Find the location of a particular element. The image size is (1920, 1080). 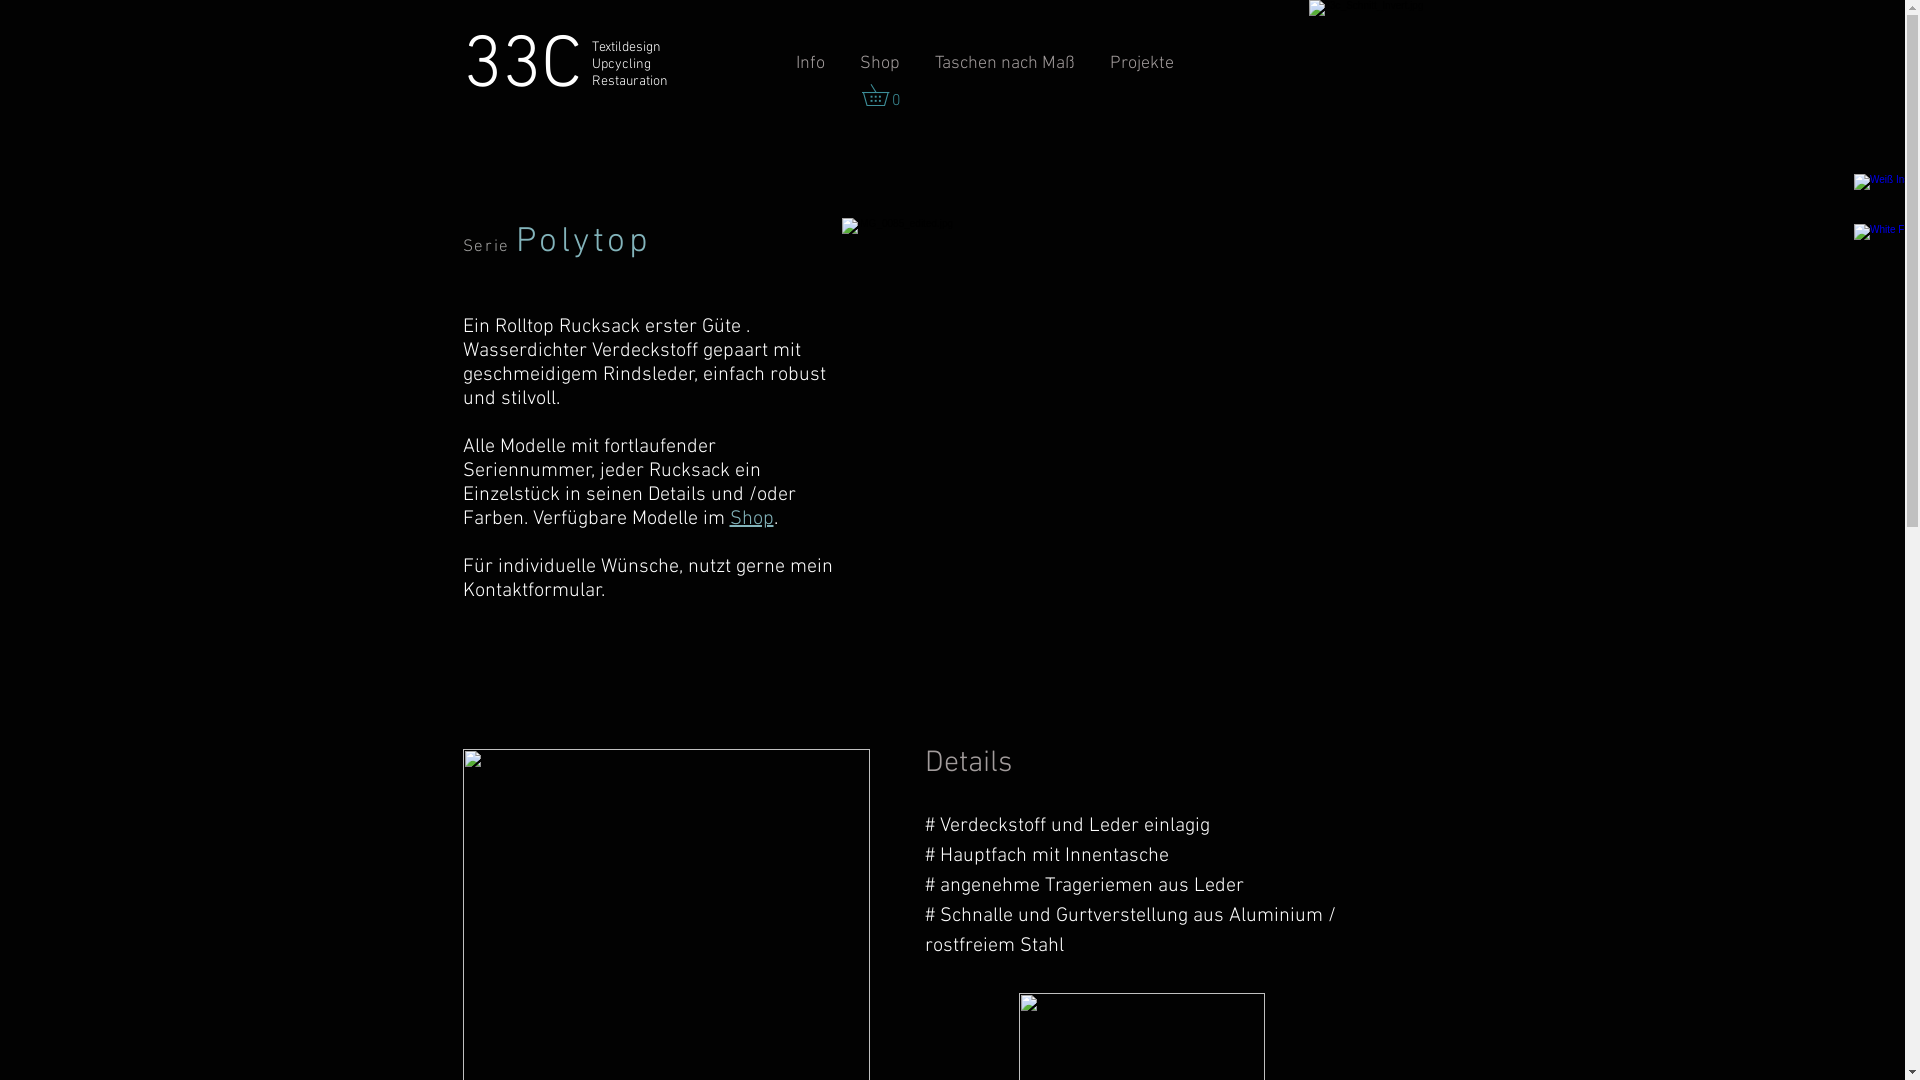

'Projekte' is located at coordinates (1141, 63).